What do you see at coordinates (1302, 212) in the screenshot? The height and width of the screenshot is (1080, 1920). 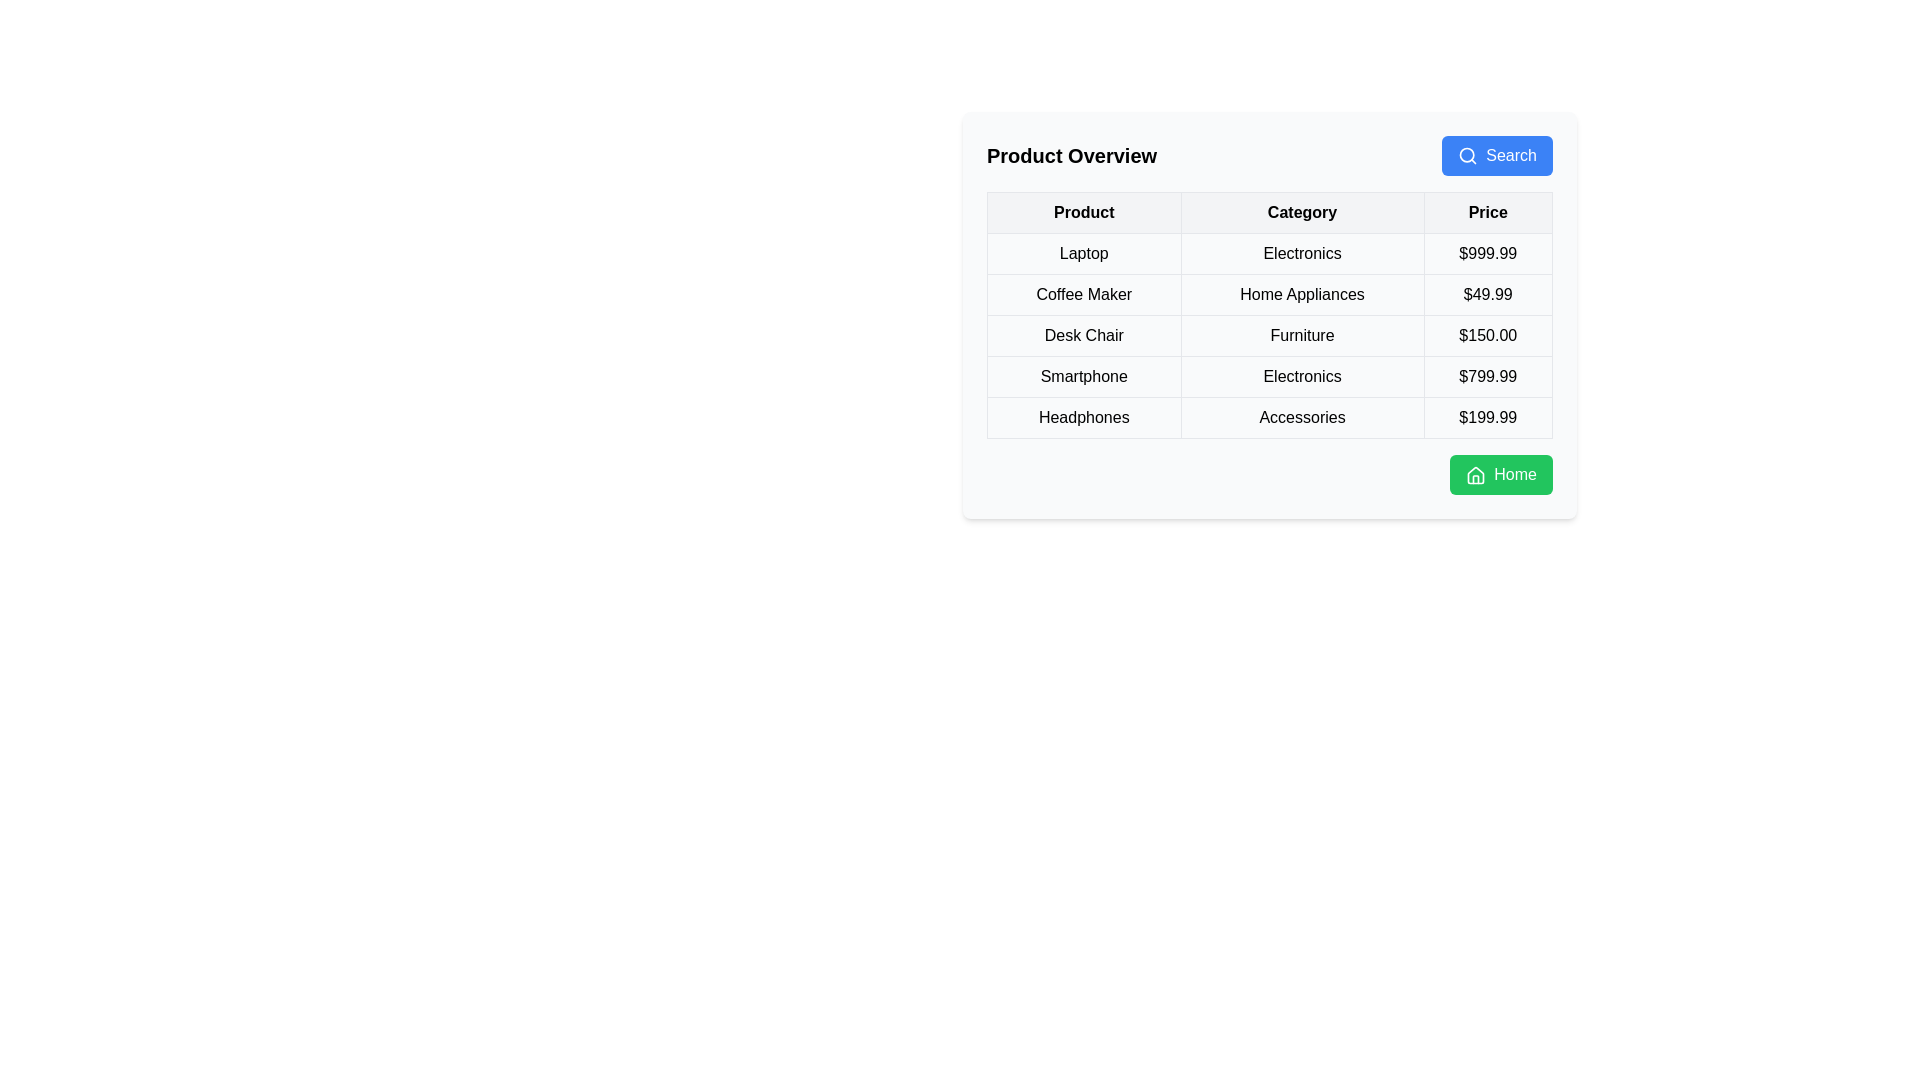 I see `the second column header in the table that labels the product categories, located between the 'Product' and 'Price' headers` at bounding box center [1302, 212].